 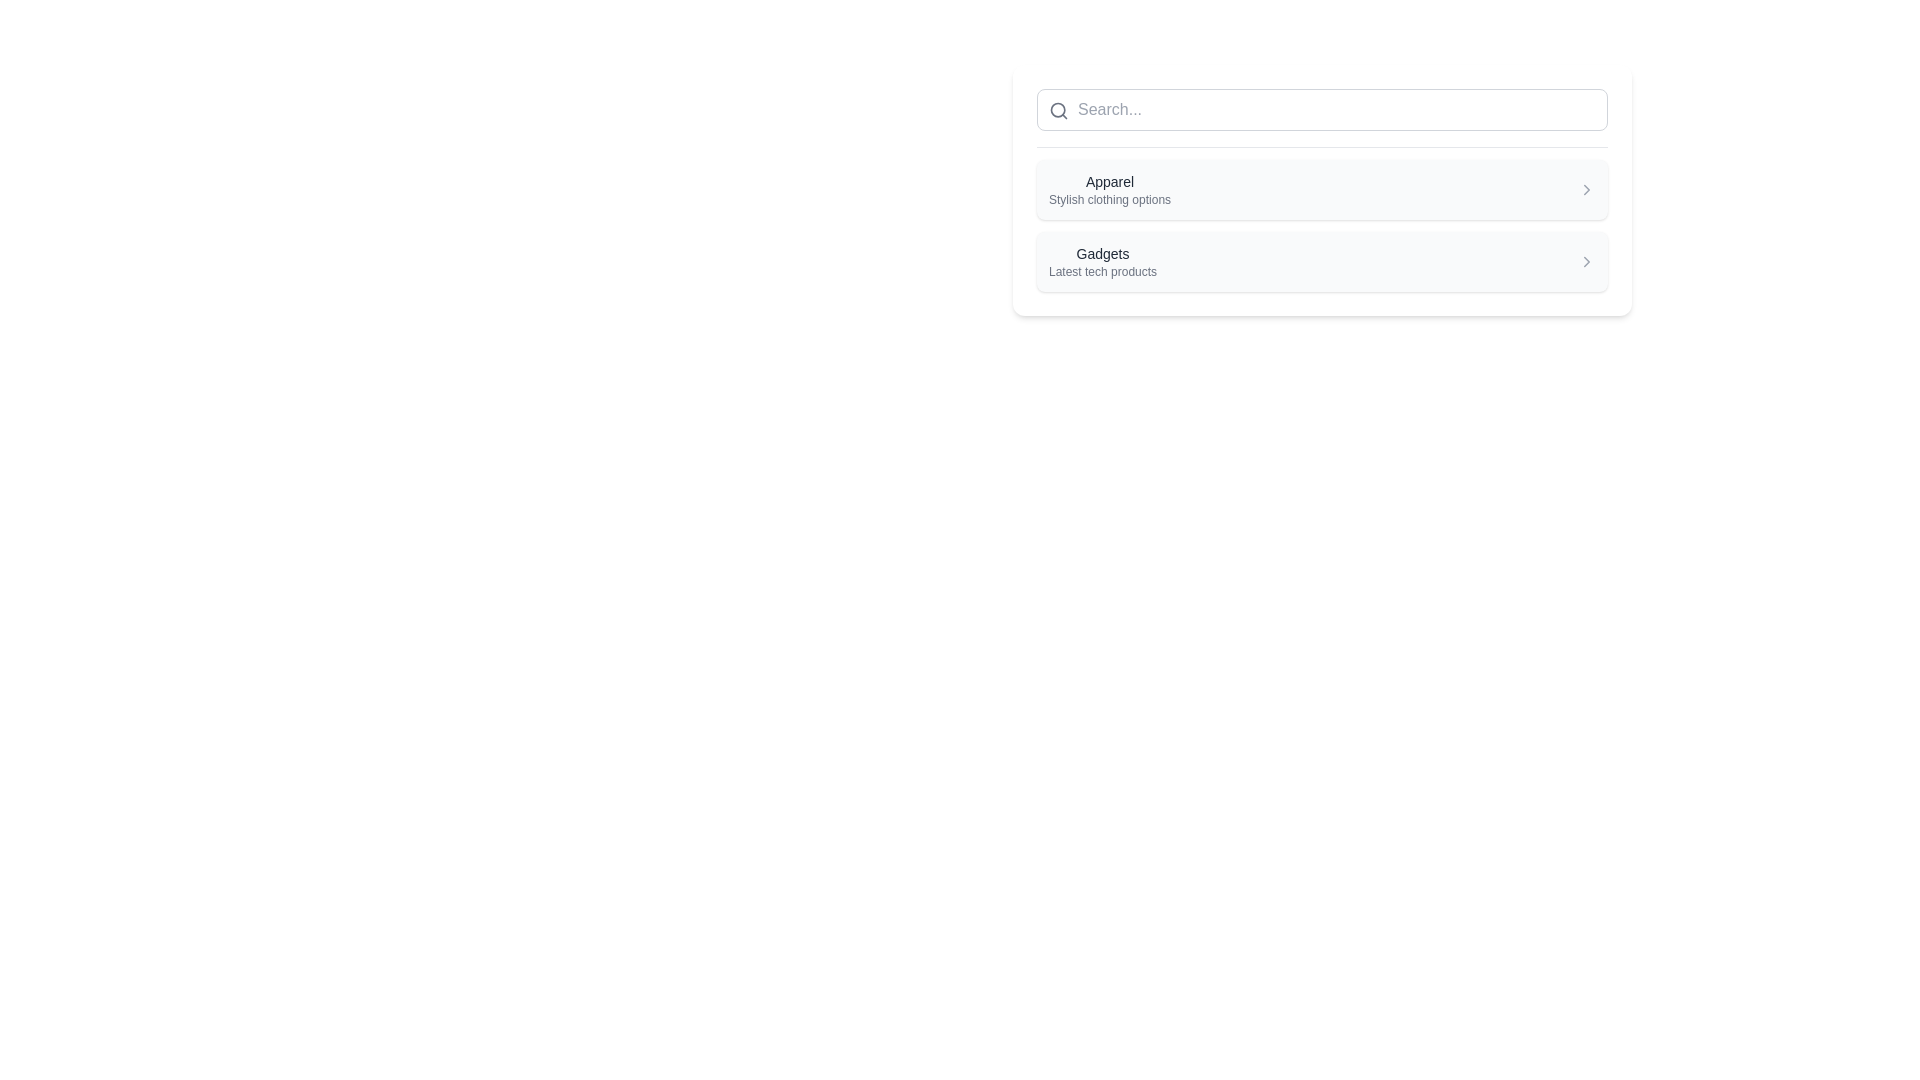 What do you see at coordinates (1108, 189) in the screenshot?
I see `the two-line labeled text block at the top of the clothing section` at bounding box center [1108, 189].